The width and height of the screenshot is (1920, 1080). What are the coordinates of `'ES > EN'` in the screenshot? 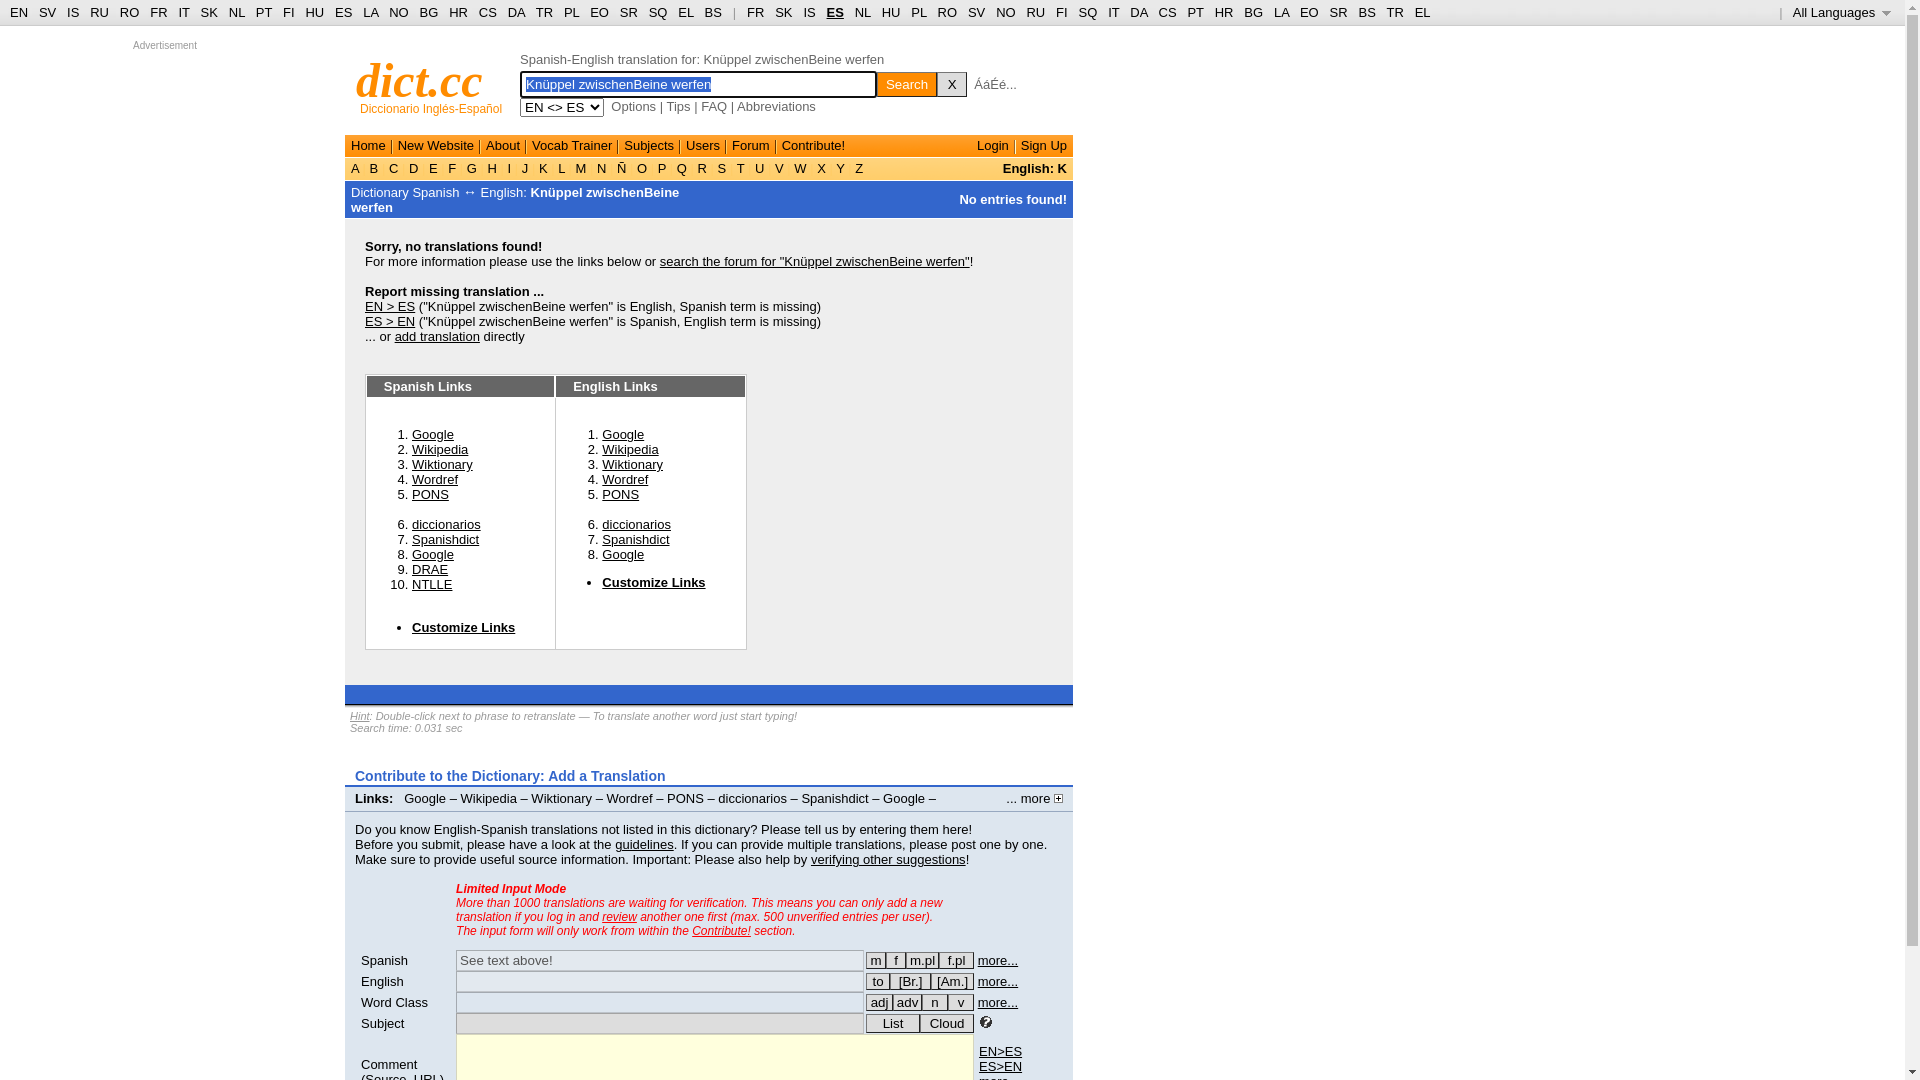 It's located at (364, 320).